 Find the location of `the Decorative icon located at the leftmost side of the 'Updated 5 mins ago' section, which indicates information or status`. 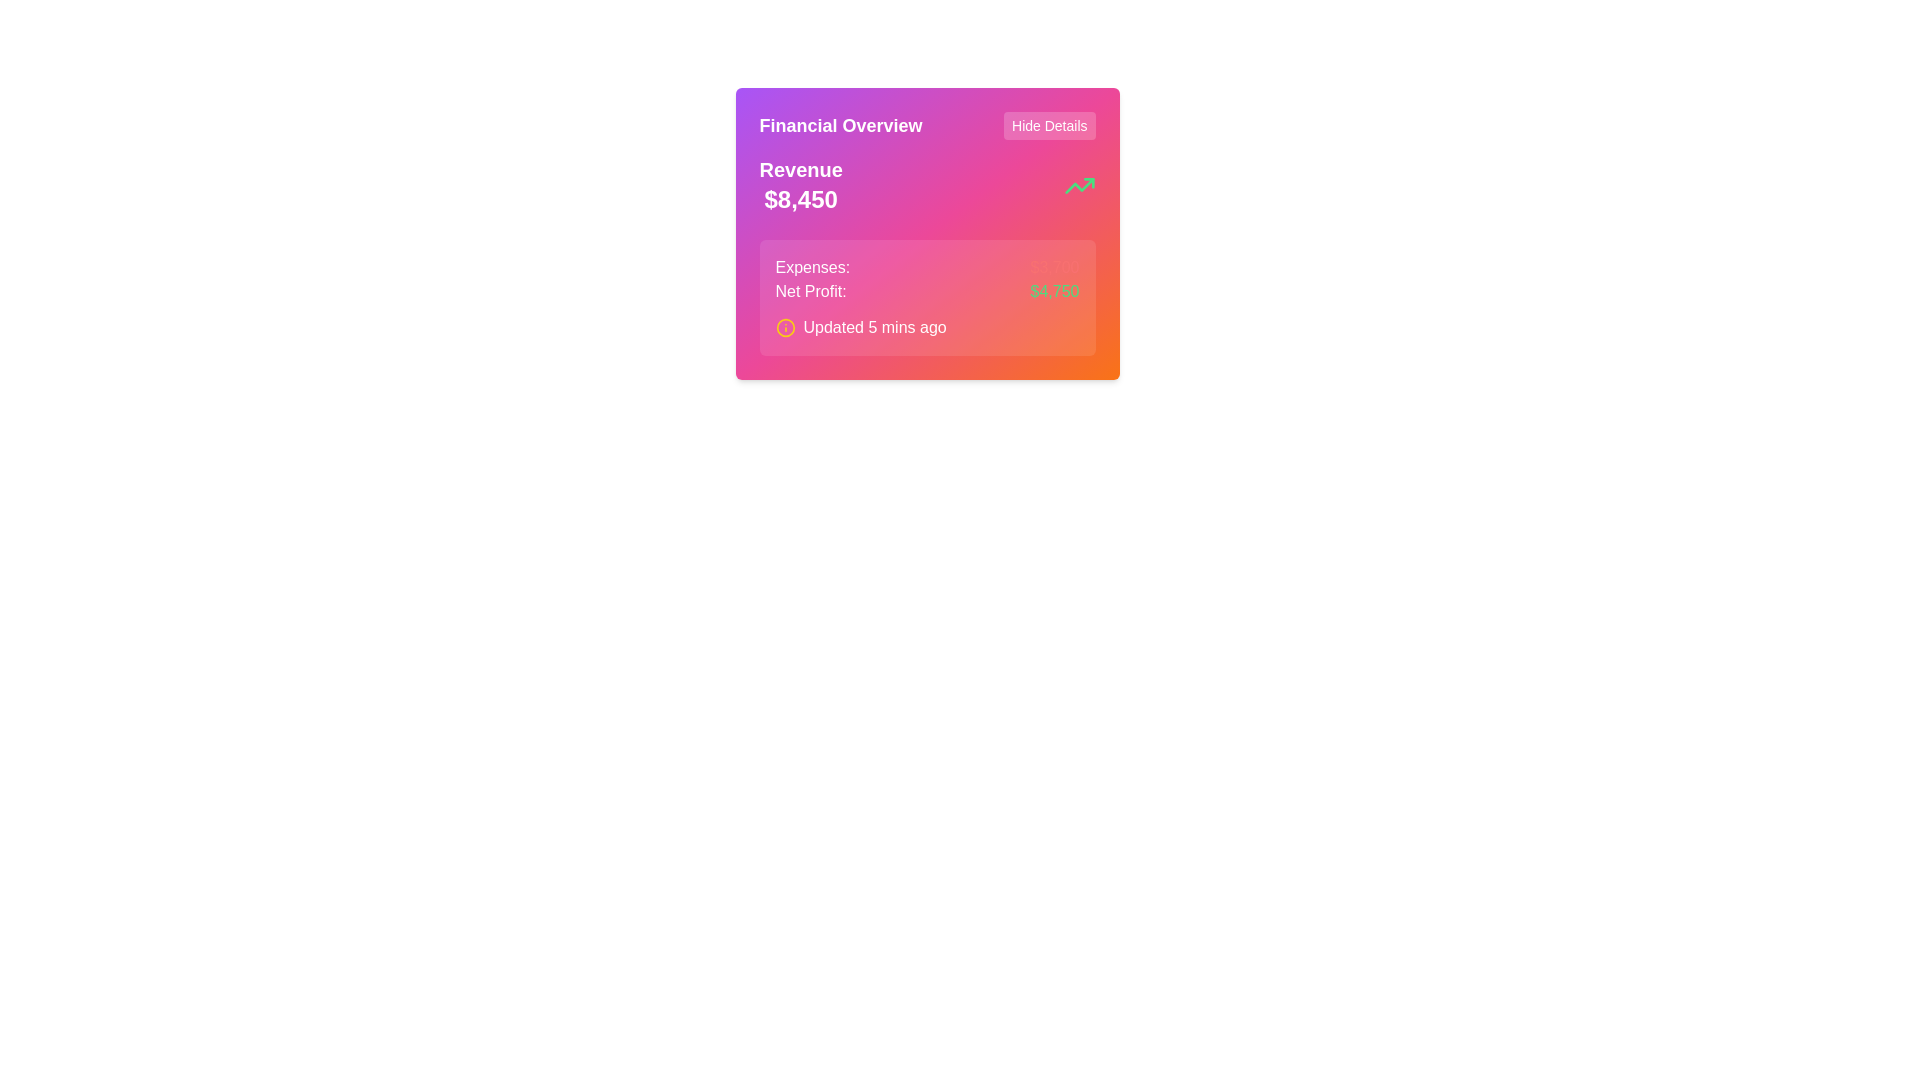

the Decorative icon located at the leftmost side of the 'Updated 5 mins ago' section, which indicates information or status is located at coordinates (784, 326).